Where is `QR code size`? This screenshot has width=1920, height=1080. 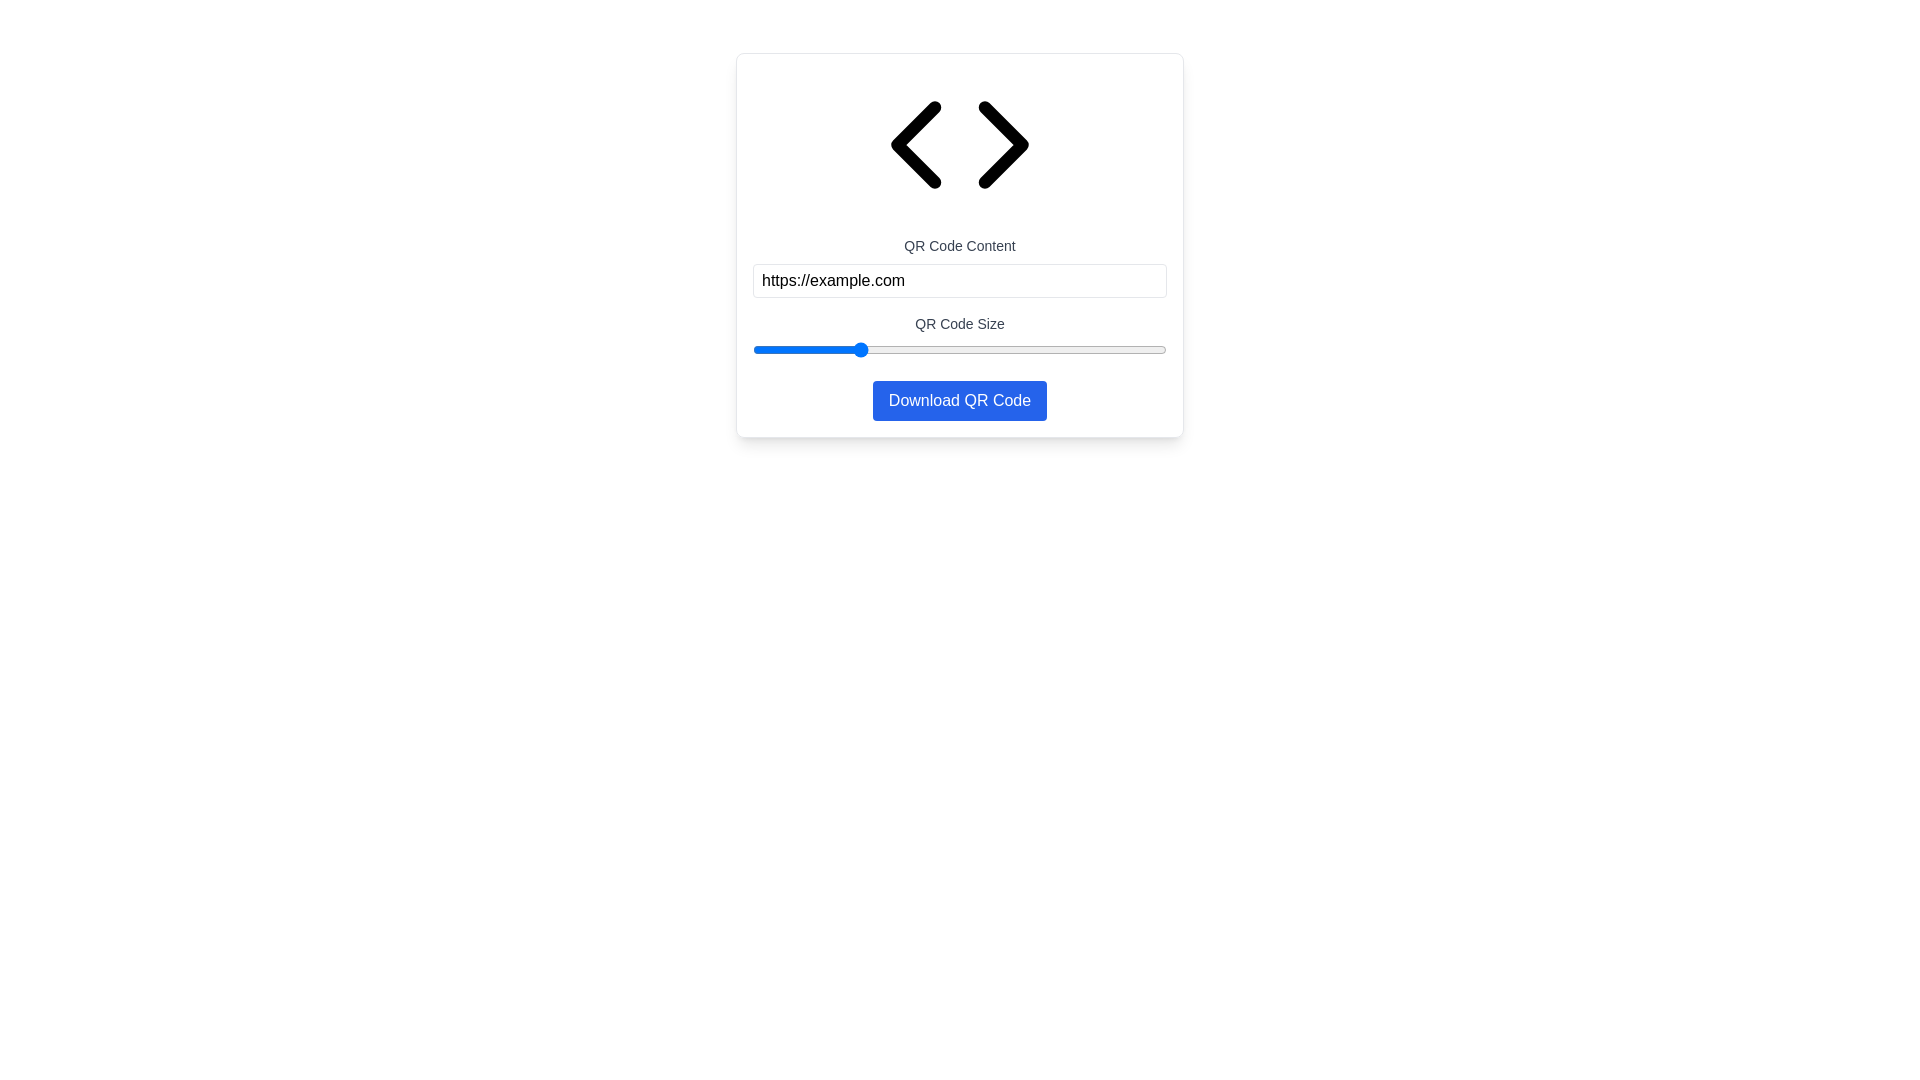
QR code size is located at coordinates (817, 349).